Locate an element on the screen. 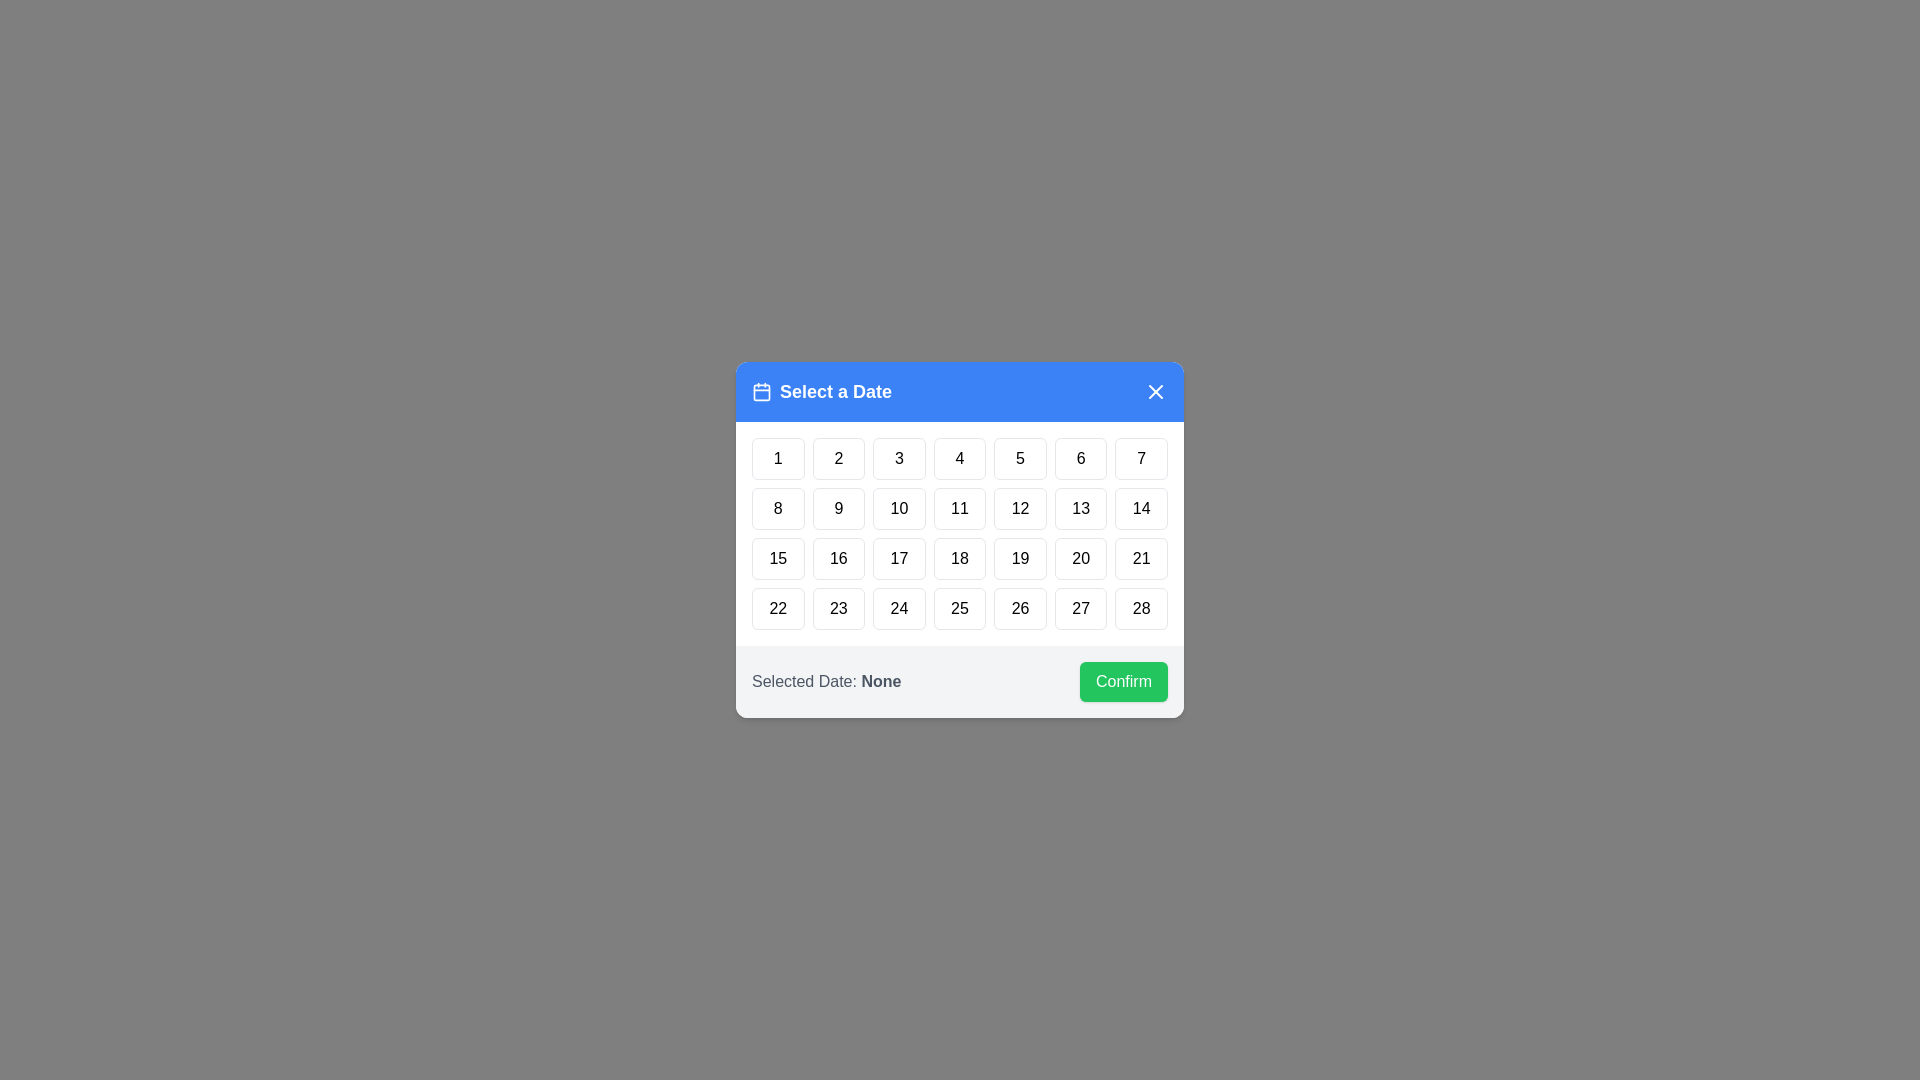 Image resolution: width=1920 pixels, height=1080 pixels. the button representing the day 9 to select that date is located at coordinates (839, 508).